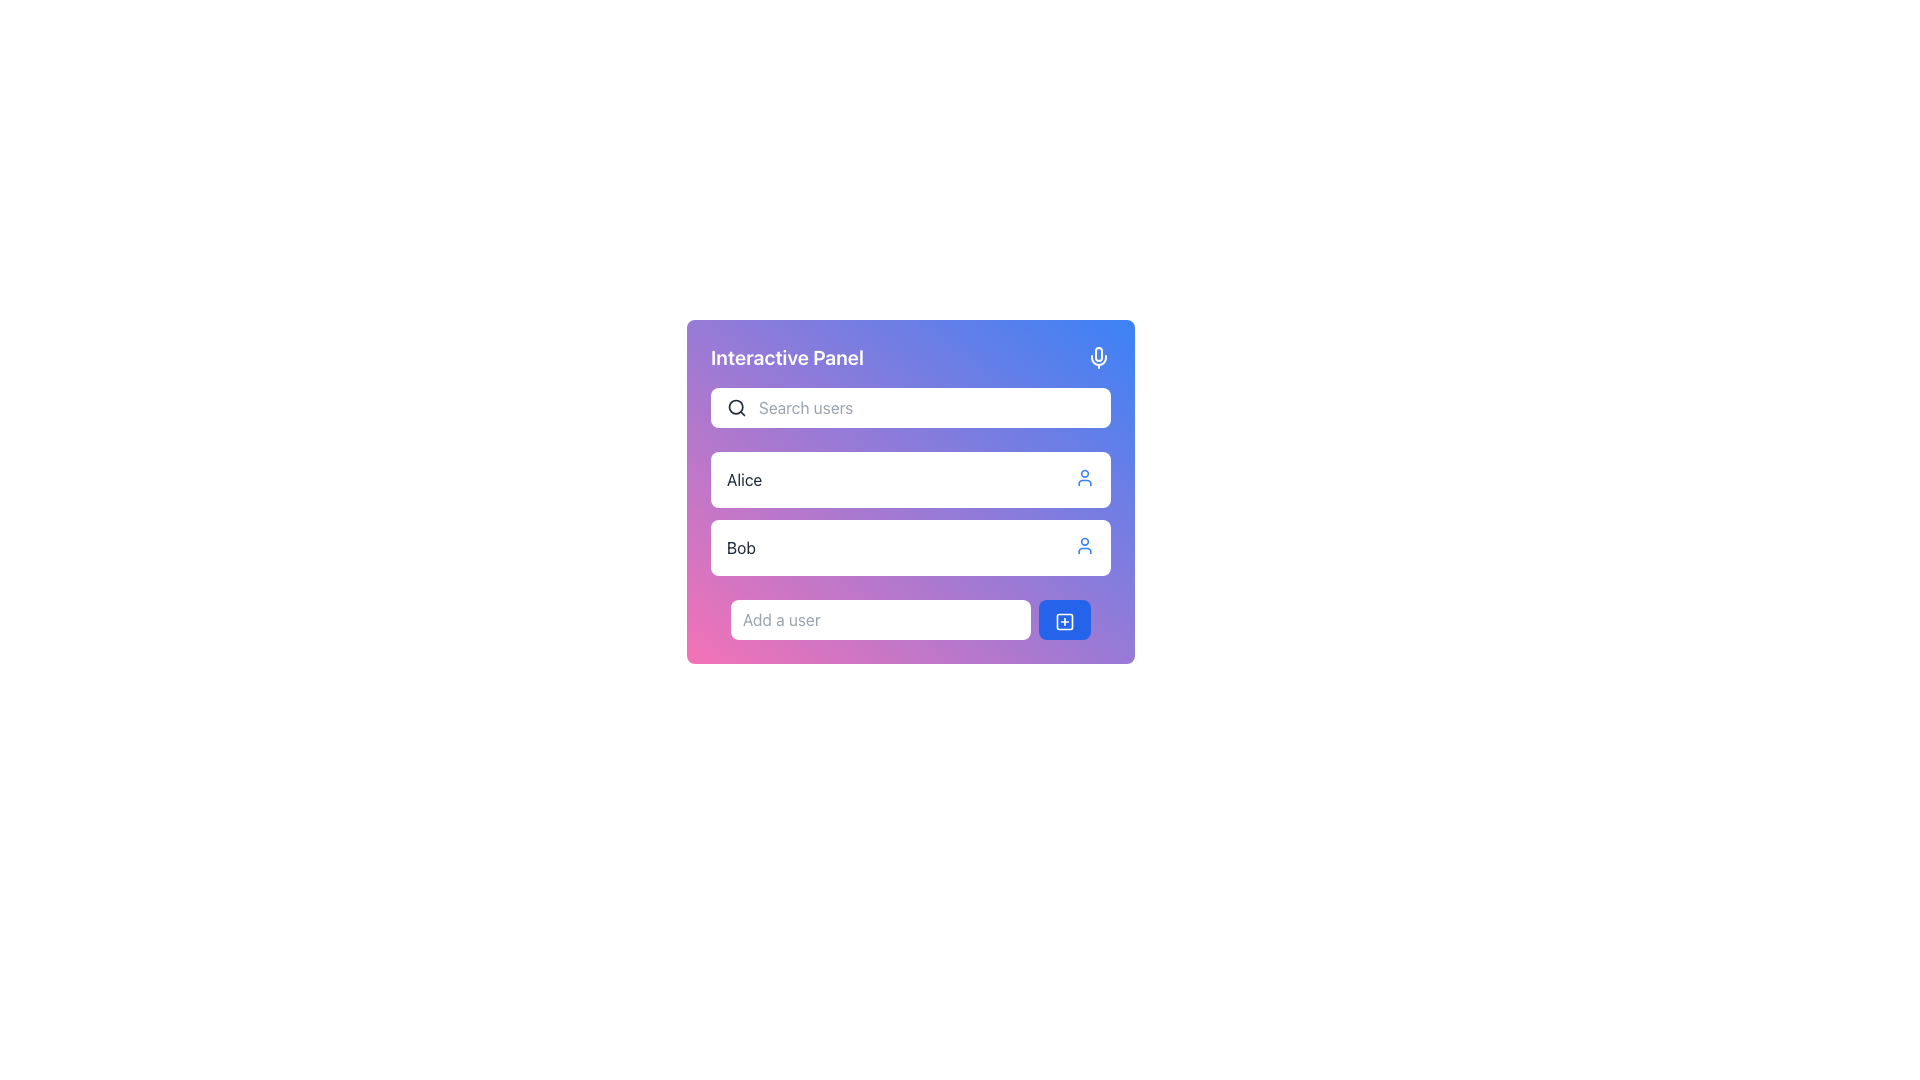 The width and height of the screenshot is (1920, 1080). I want to click on the 'Add' icon located within the button to the right of the 'Add a user' input field in the Interactive Panel, so click(1064, 620).